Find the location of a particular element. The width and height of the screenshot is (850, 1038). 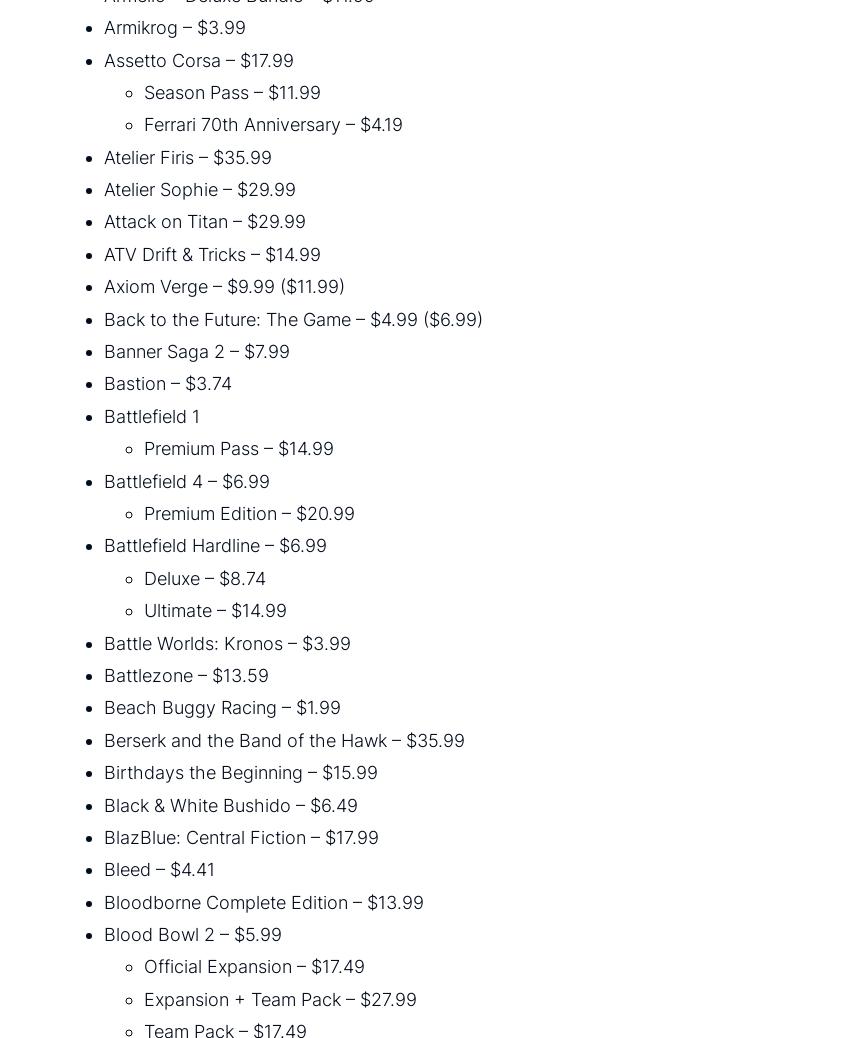

'Share article' is located at coordinates (77, 333).